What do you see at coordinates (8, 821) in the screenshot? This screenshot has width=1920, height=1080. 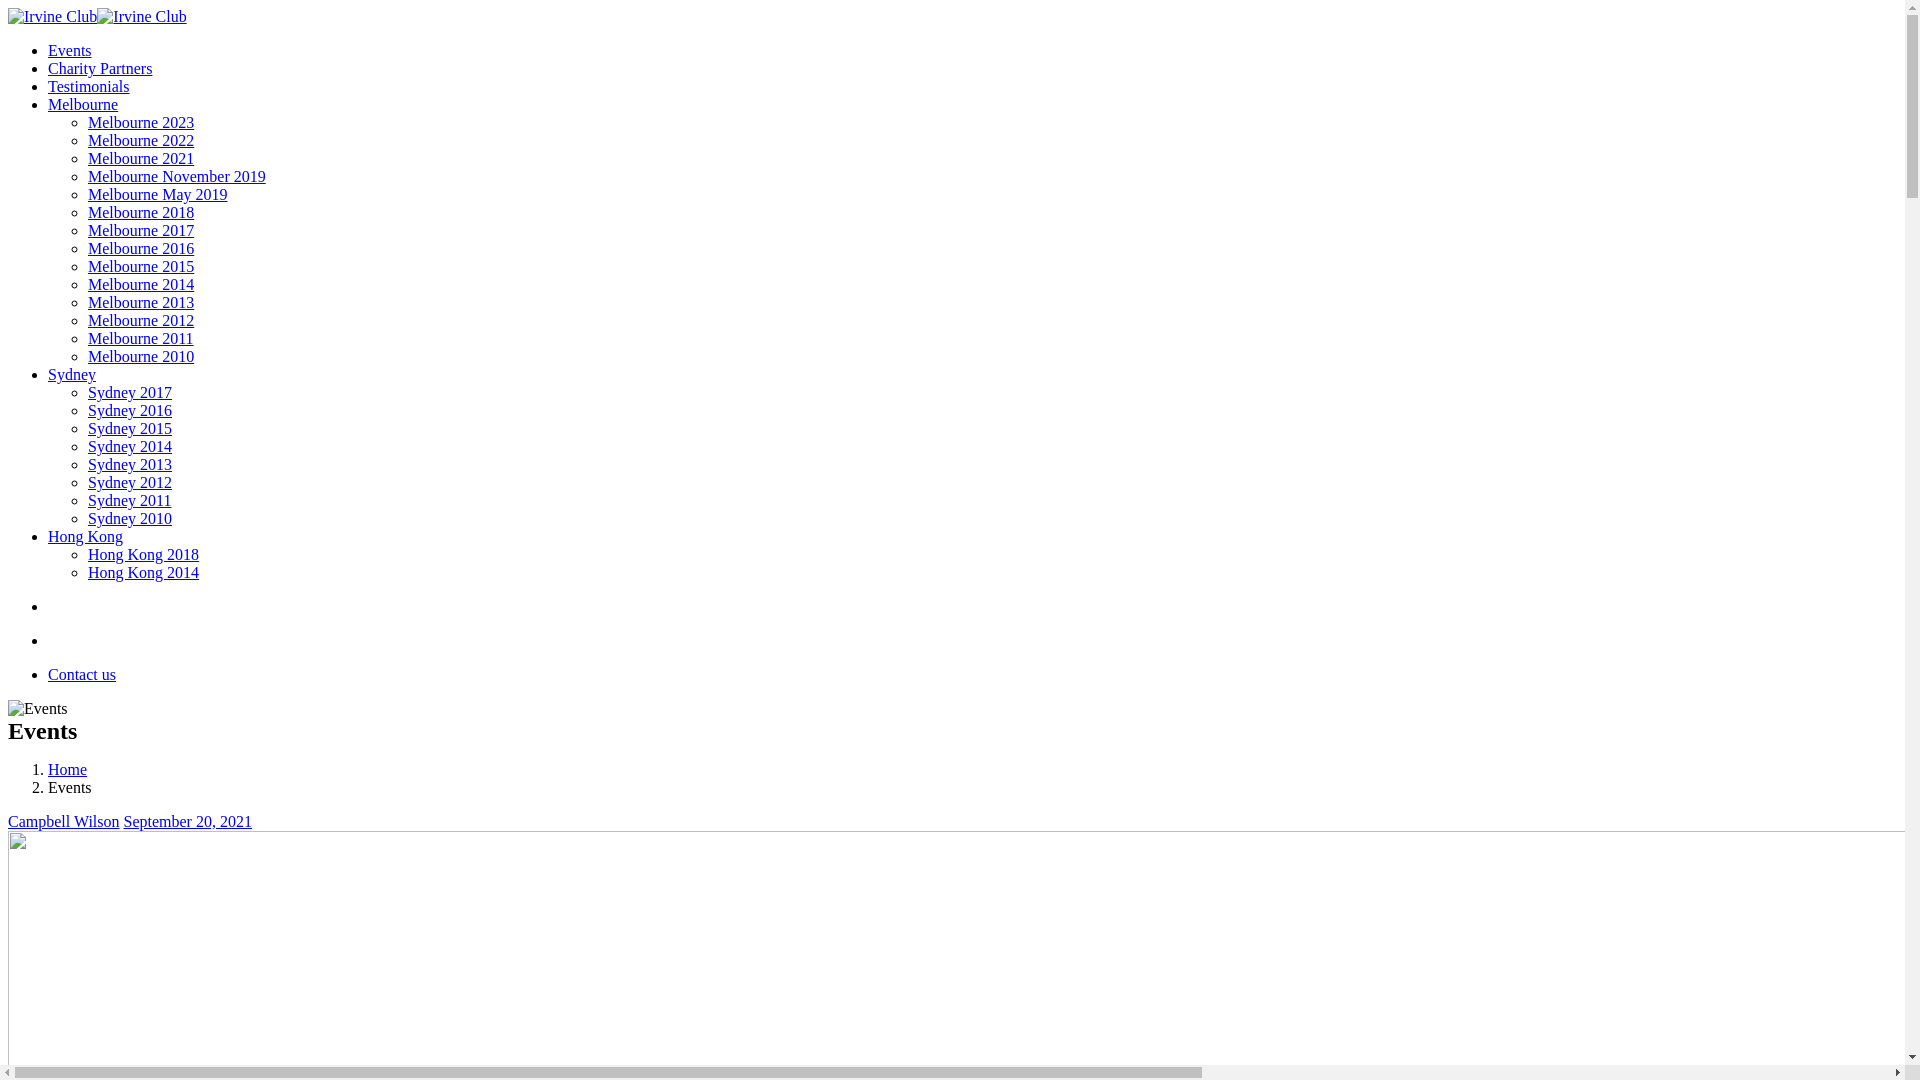 I see `'Campbell Wilson'` at bounding box center [8, 821].